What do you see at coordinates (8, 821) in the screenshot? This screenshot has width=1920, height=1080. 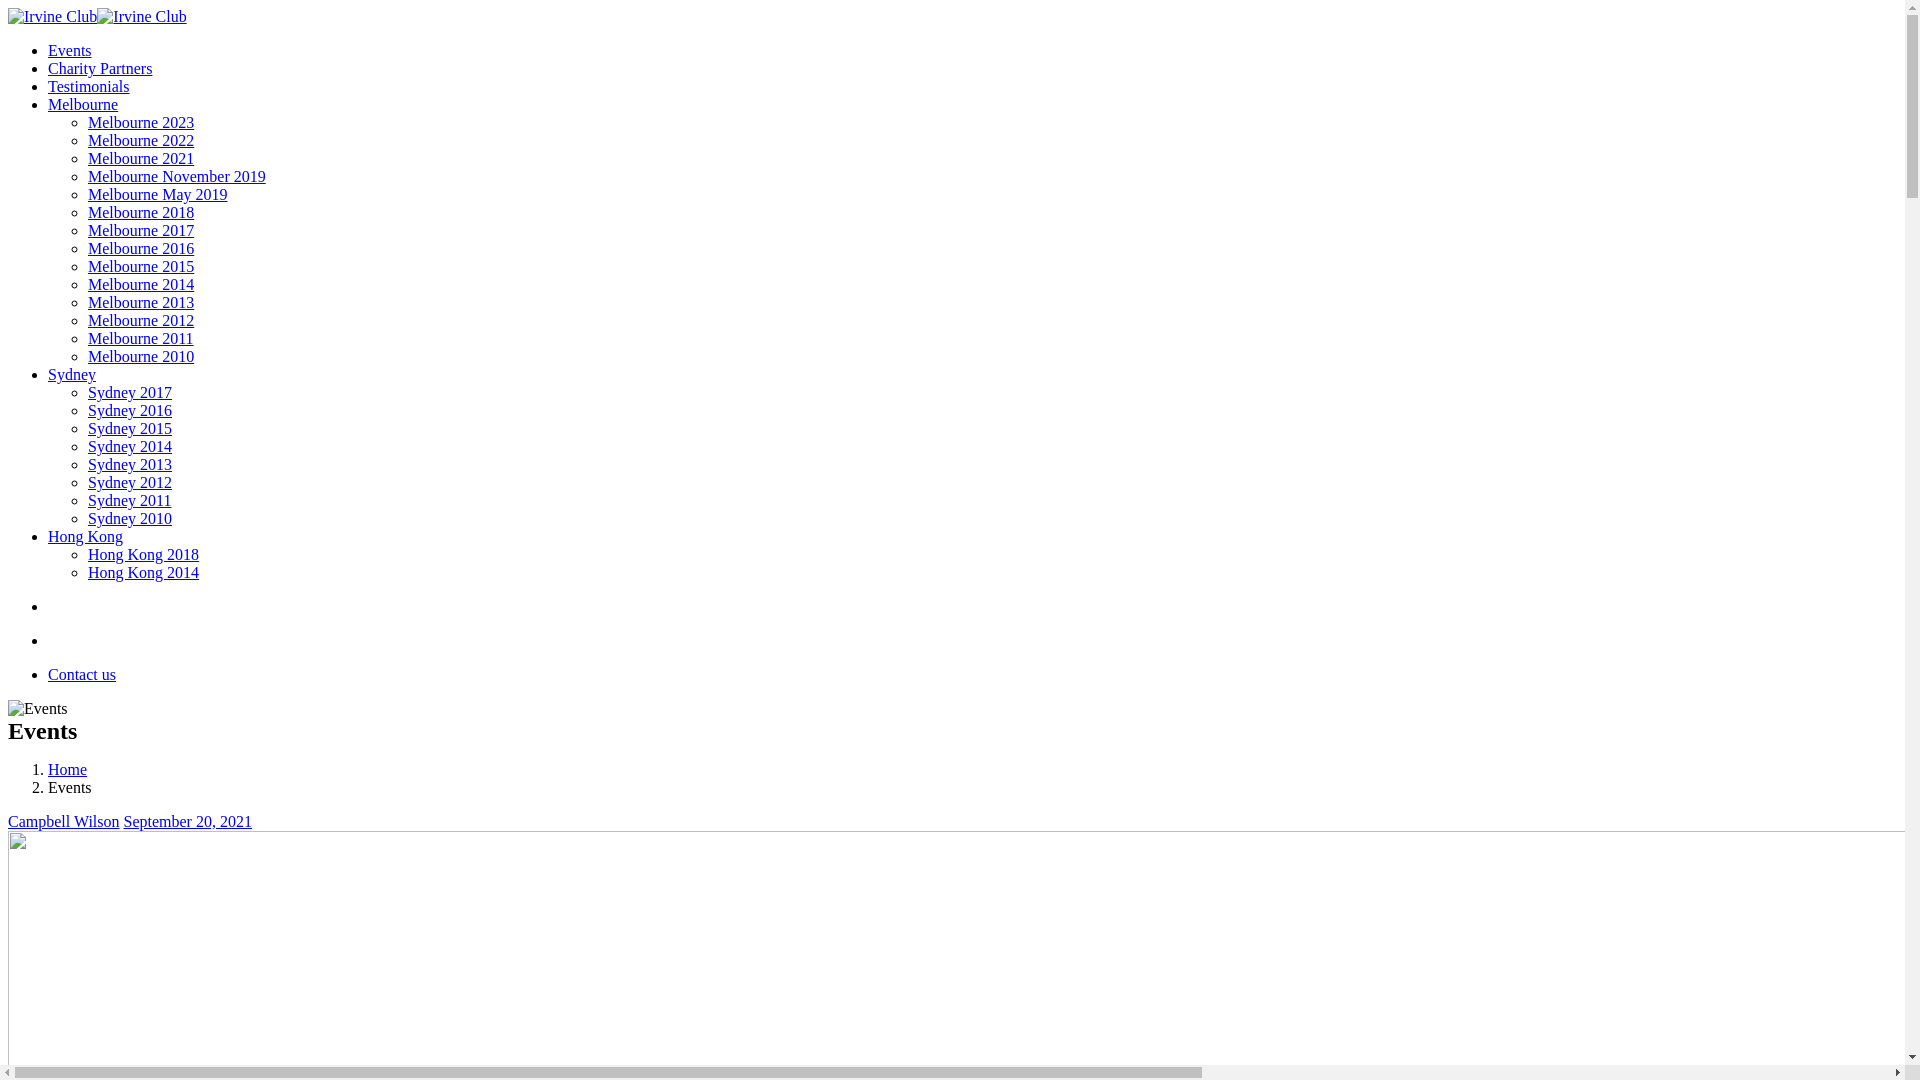 I see `'Campbell Wilson'` at bounding box center [8, 821].